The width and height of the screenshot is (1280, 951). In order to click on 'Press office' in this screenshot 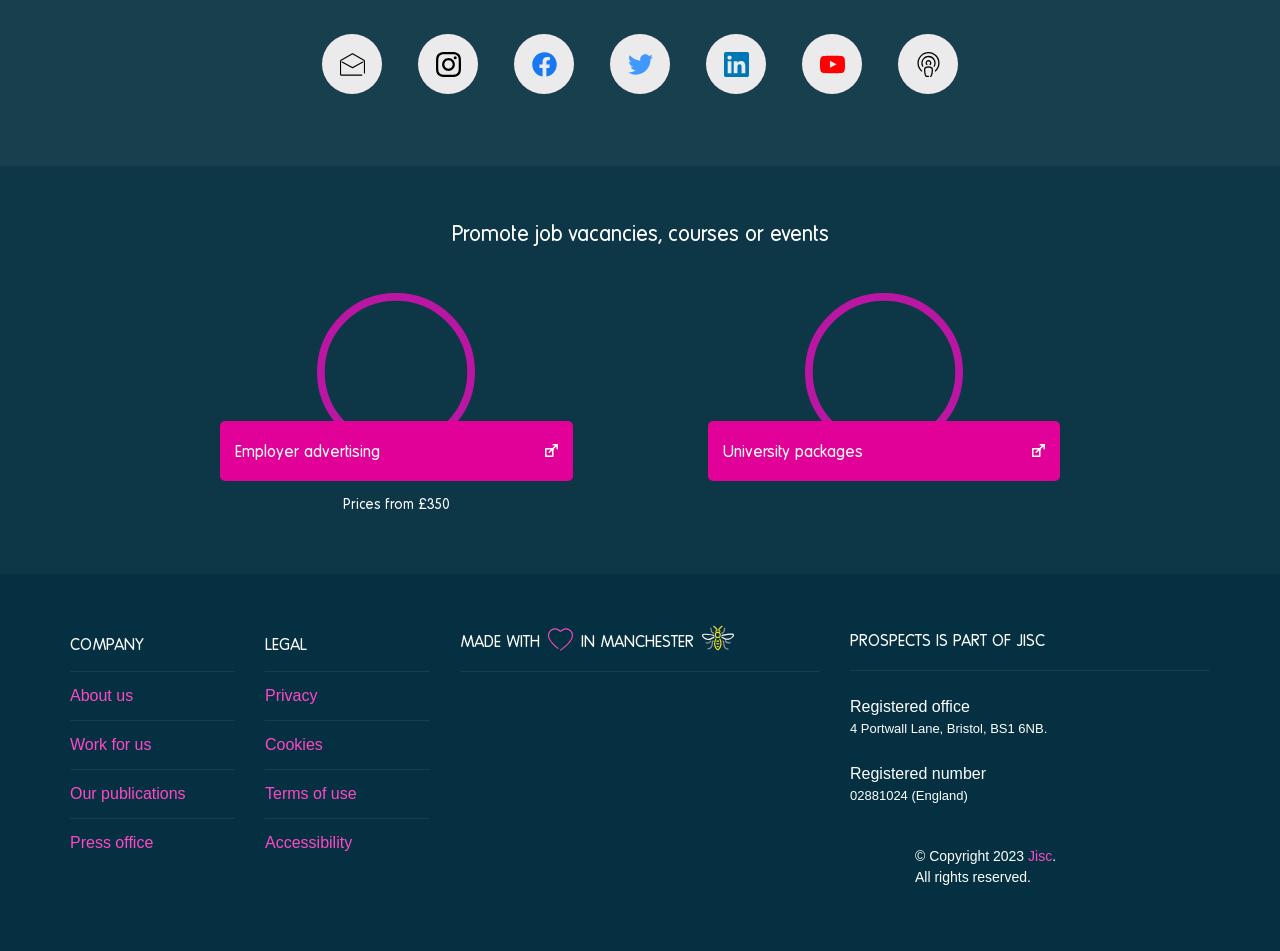, I will do `click(70, 840)`.